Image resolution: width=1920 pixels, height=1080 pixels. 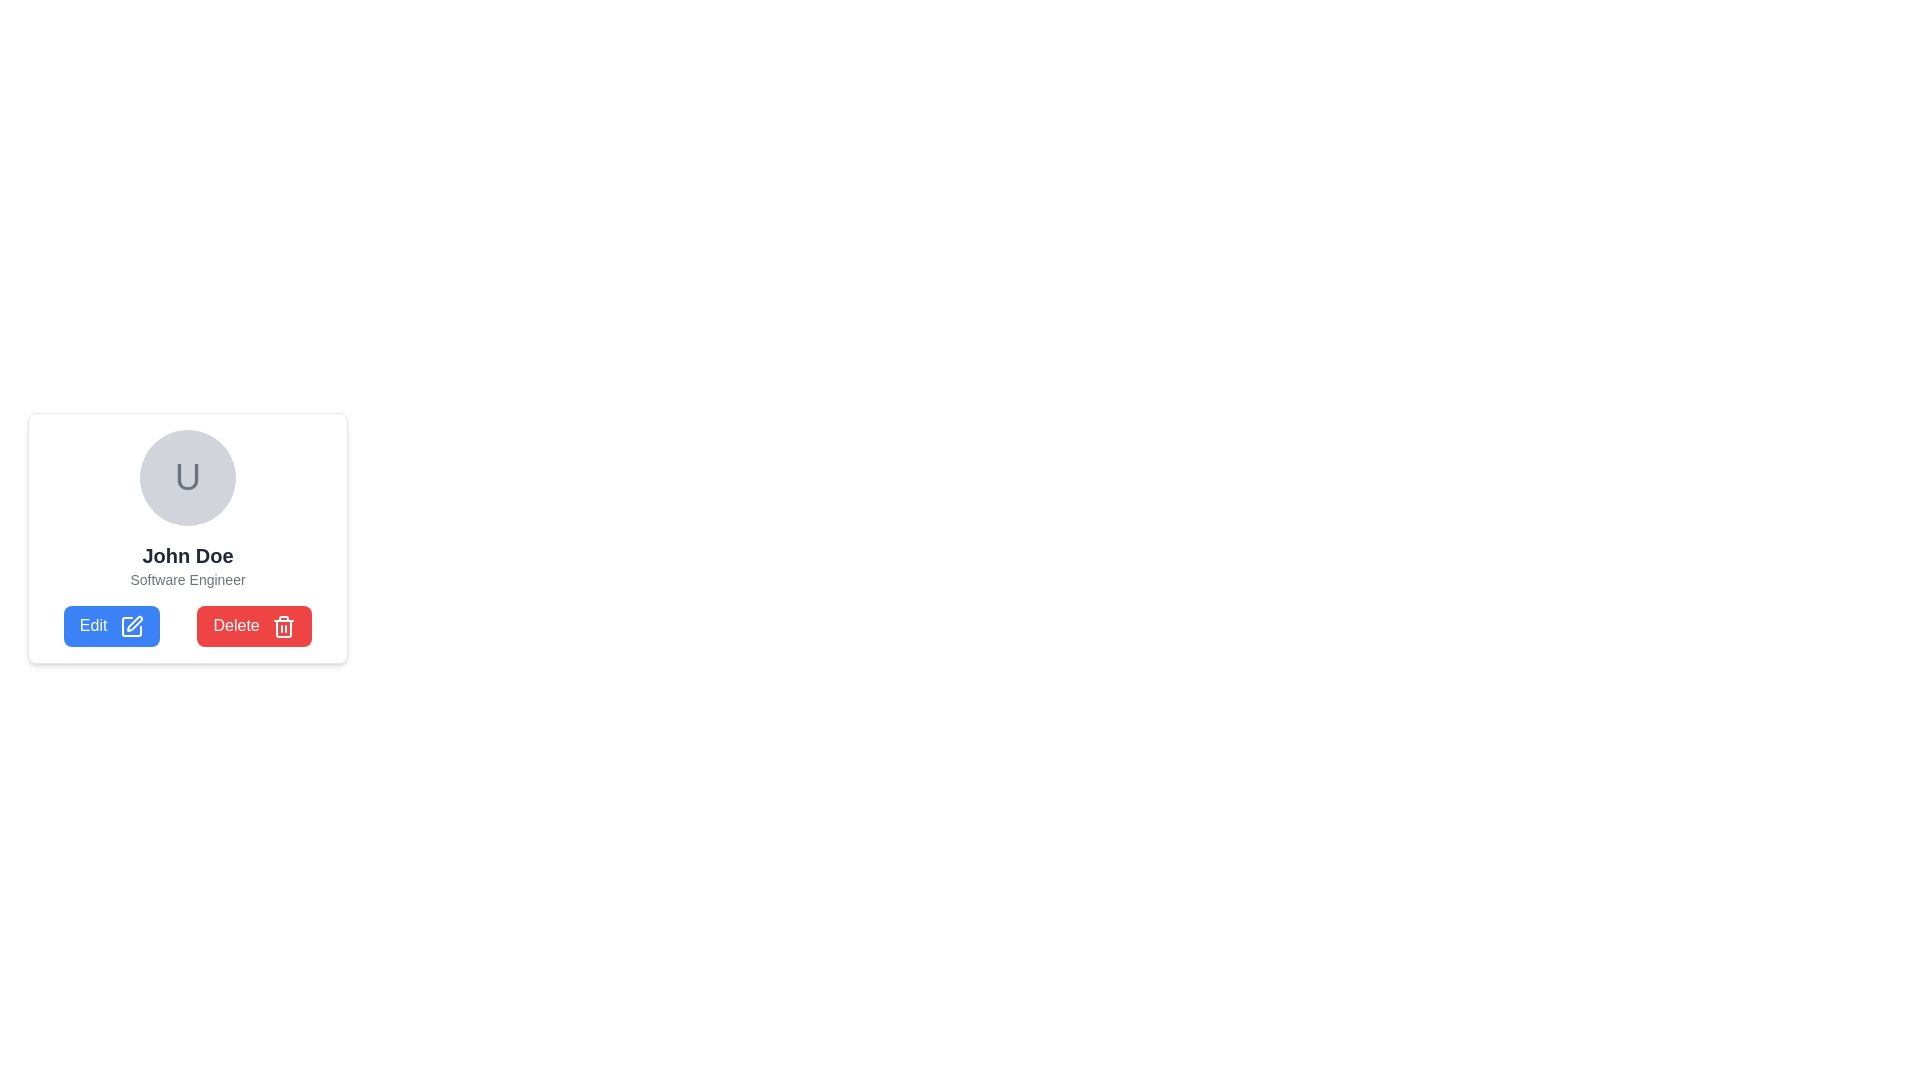 What do you see at coordinates (110, 625) in the screenshot?
I see `the edit button located at the bottom left of the user details card` at bounding box center [110, 625].